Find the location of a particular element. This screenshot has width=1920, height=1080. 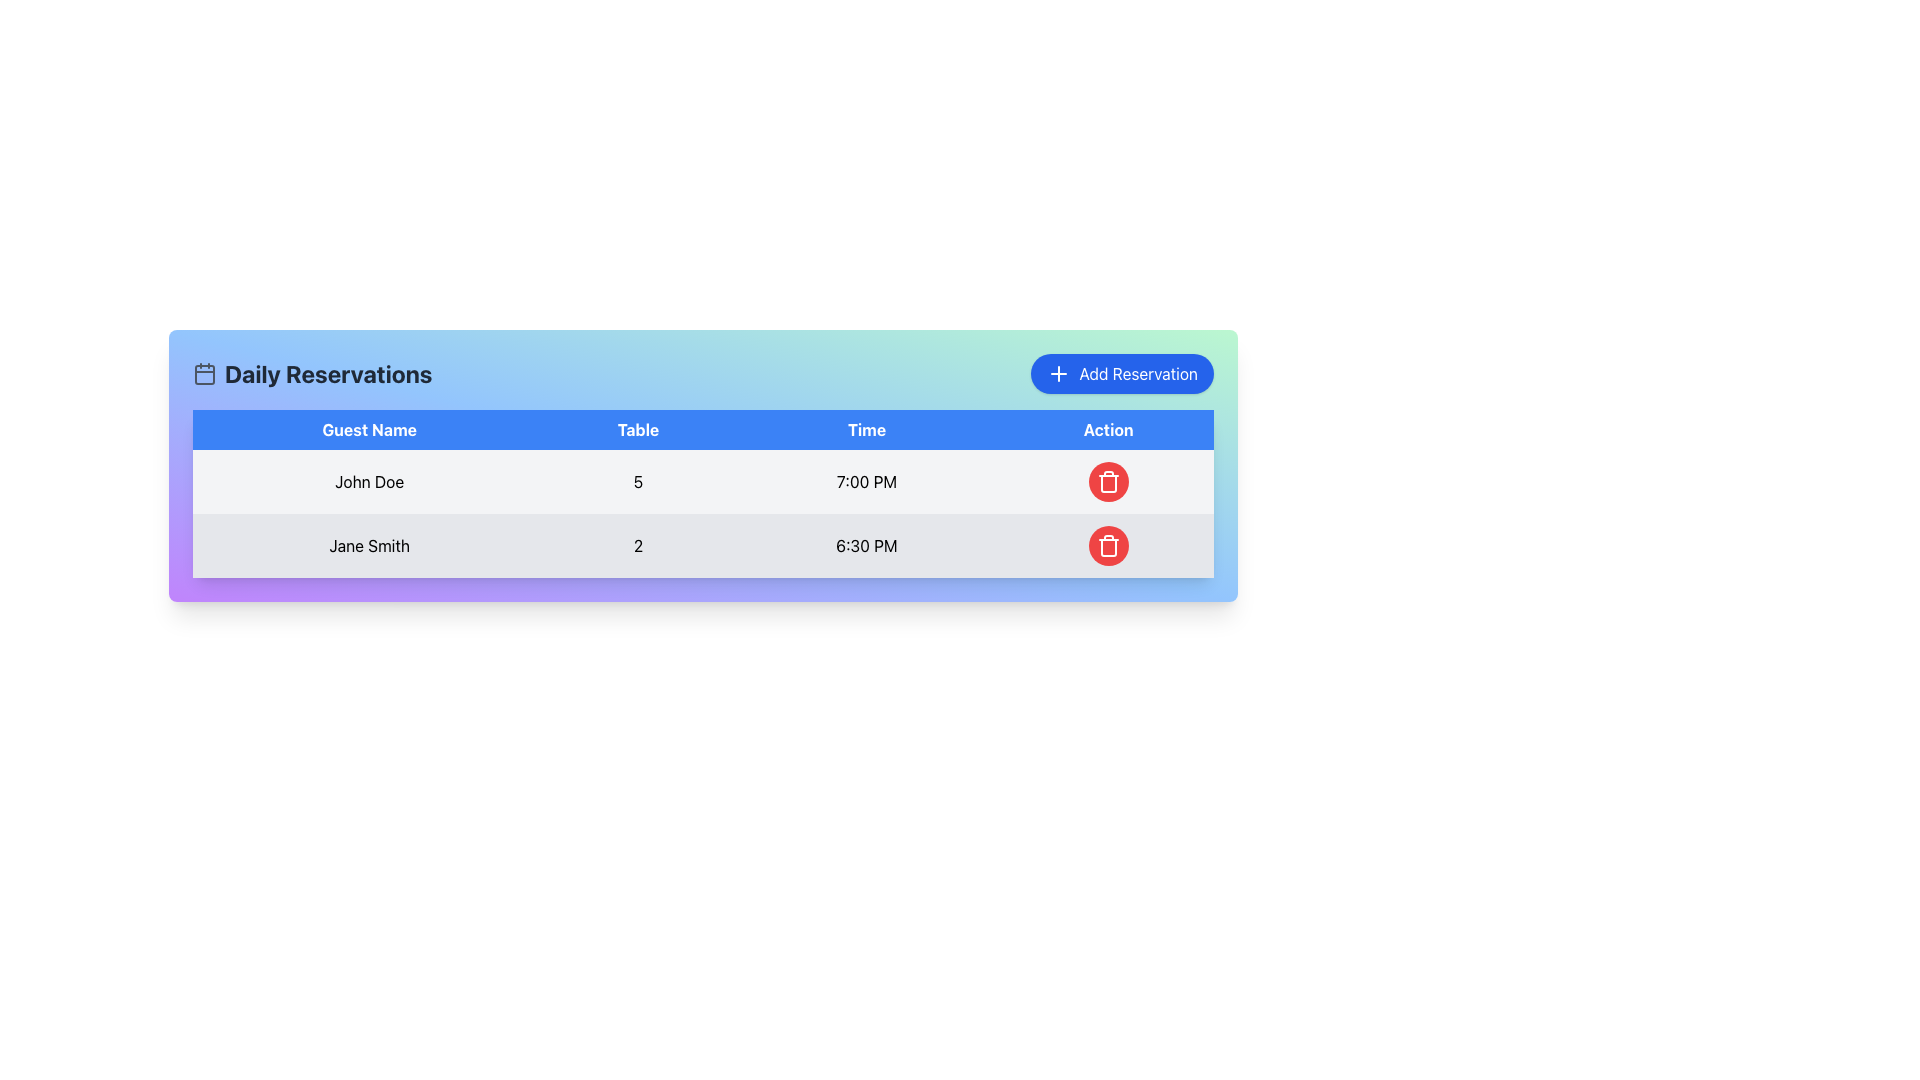

the table cell displaying 'John Doe', which is located in the first column of the first row under the header 'Guest Name' in the 'Daily Reservations' table is located at coordinates (369, 482).